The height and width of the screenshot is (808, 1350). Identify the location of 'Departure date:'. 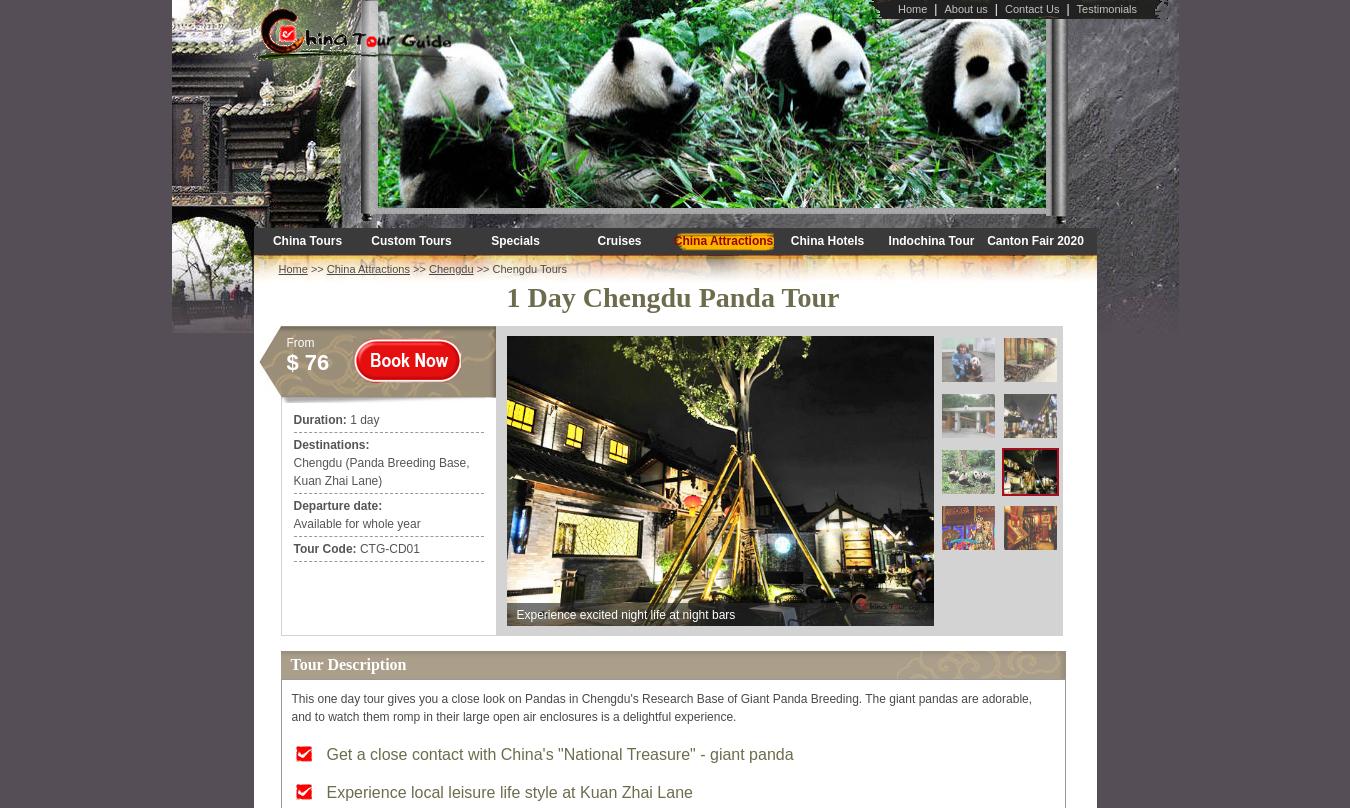
(336, 505).